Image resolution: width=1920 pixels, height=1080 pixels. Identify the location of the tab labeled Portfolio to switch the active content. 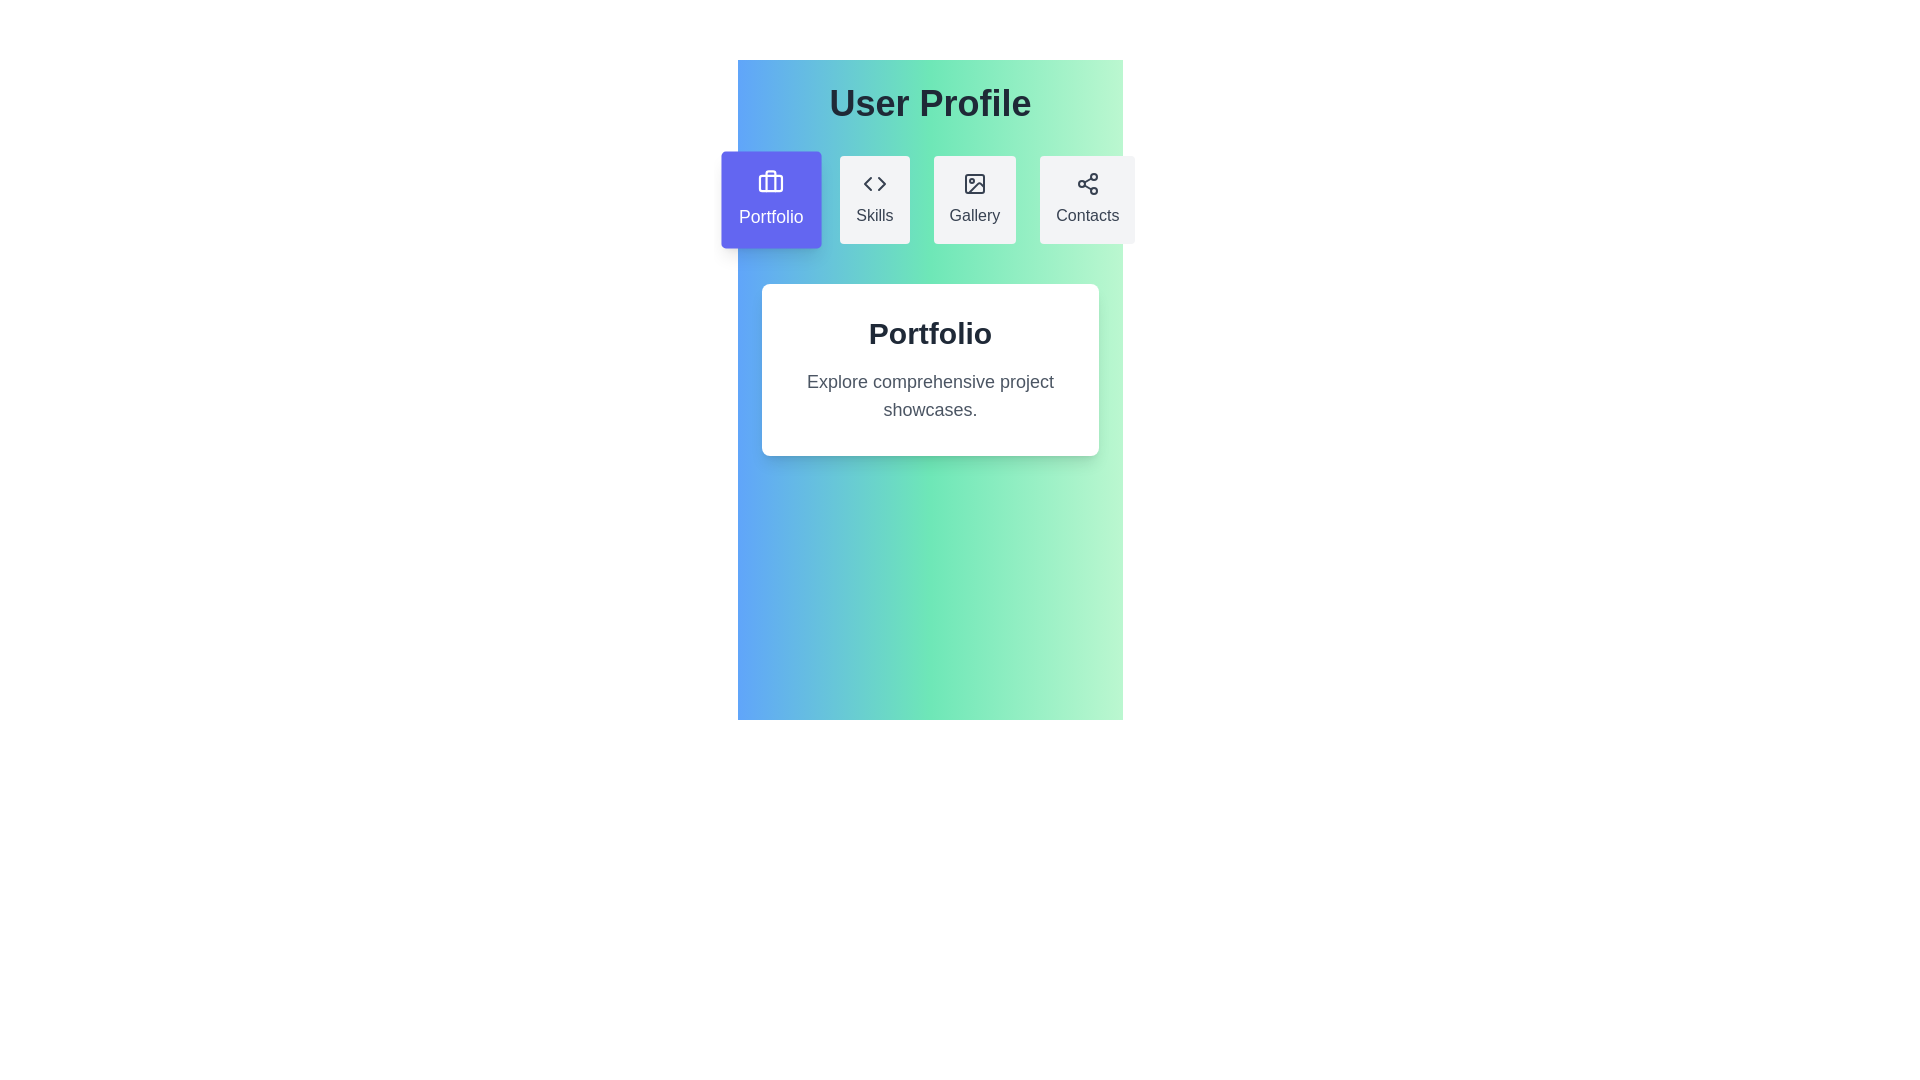
(769, 200).